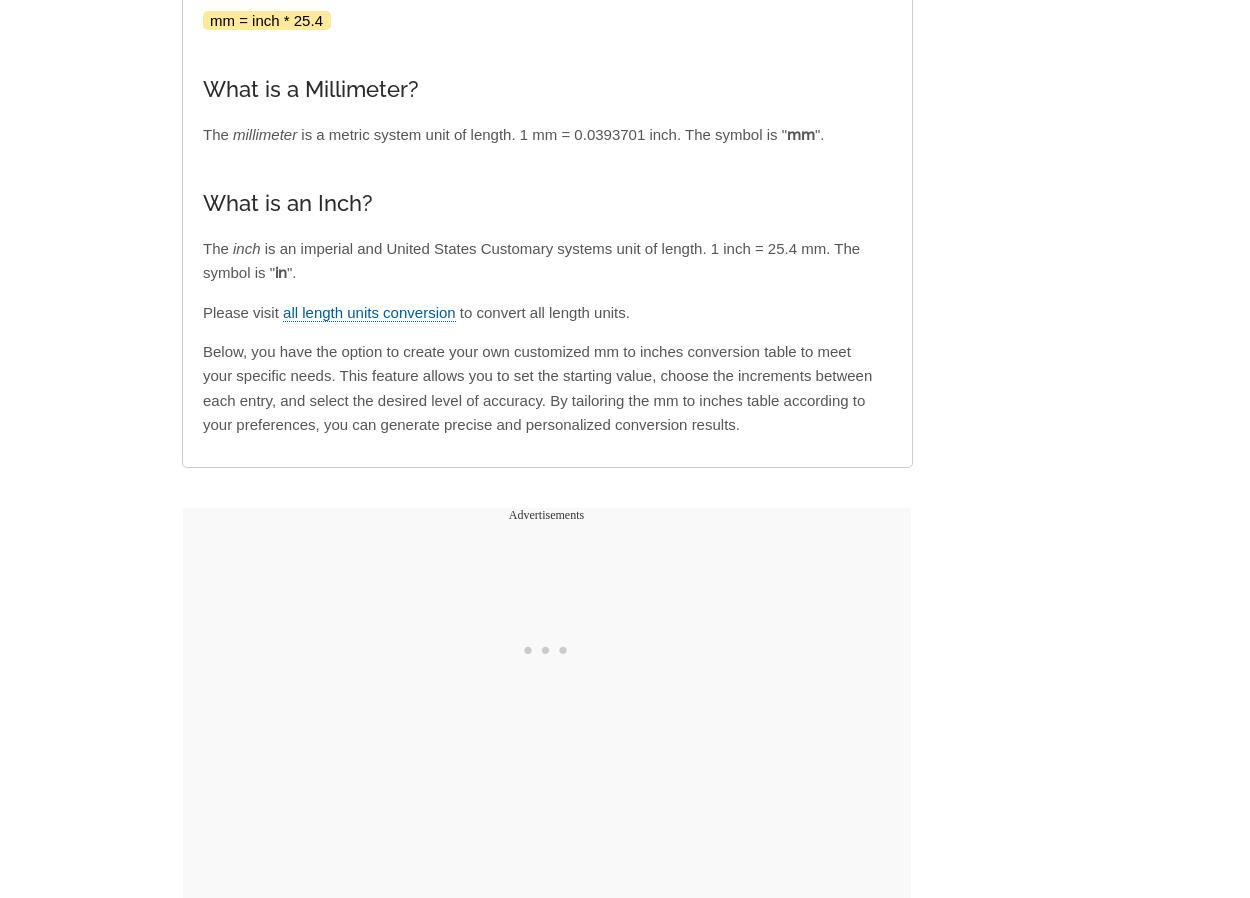 Image resolution: width=1250 pixels, height=898 pixels. Describe the element at coordinates (202, 88) in the screenshot. I see `'What is a Millimeter?'` at that location.